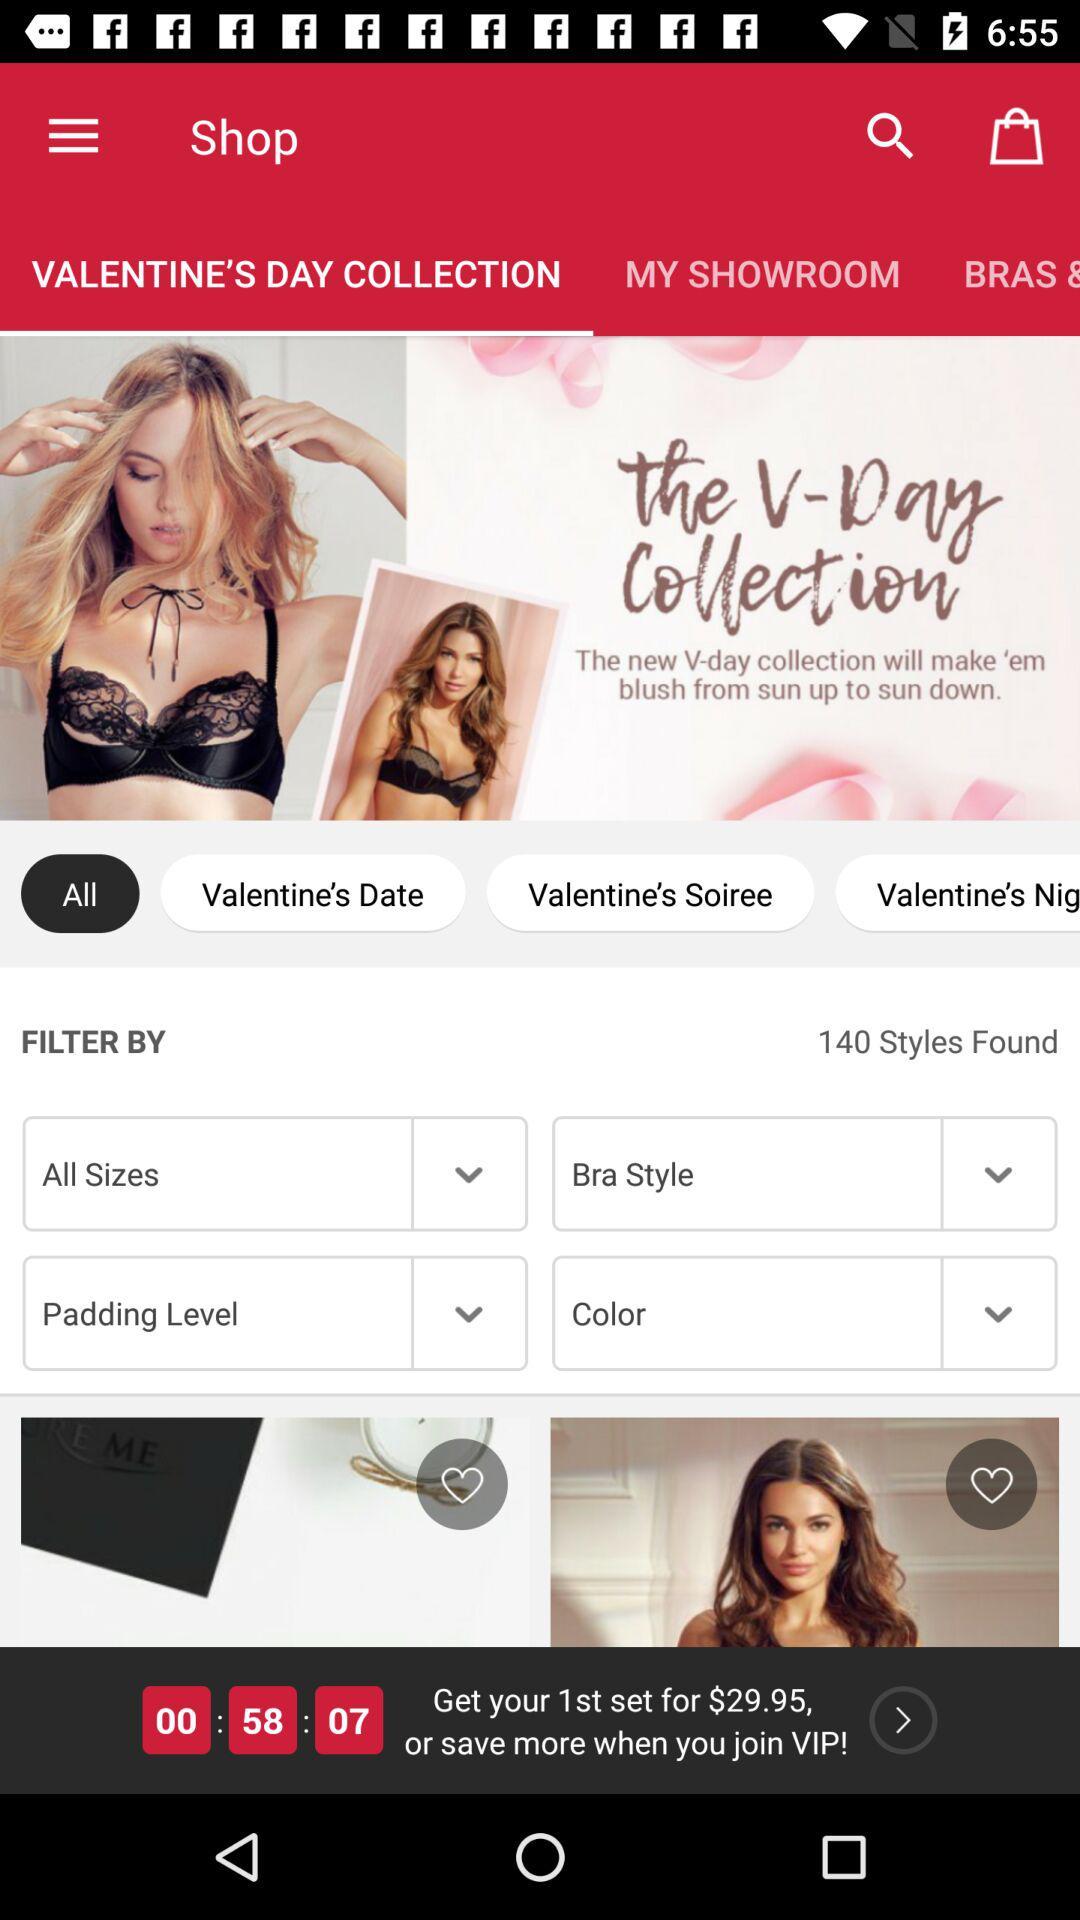 This screenshot has height=1920, width=1080. What do you see at coordinates (903, 1718) in the screenshot?
I see `the button which is at bottom right corner of page` at bounding box center [903, 1718].